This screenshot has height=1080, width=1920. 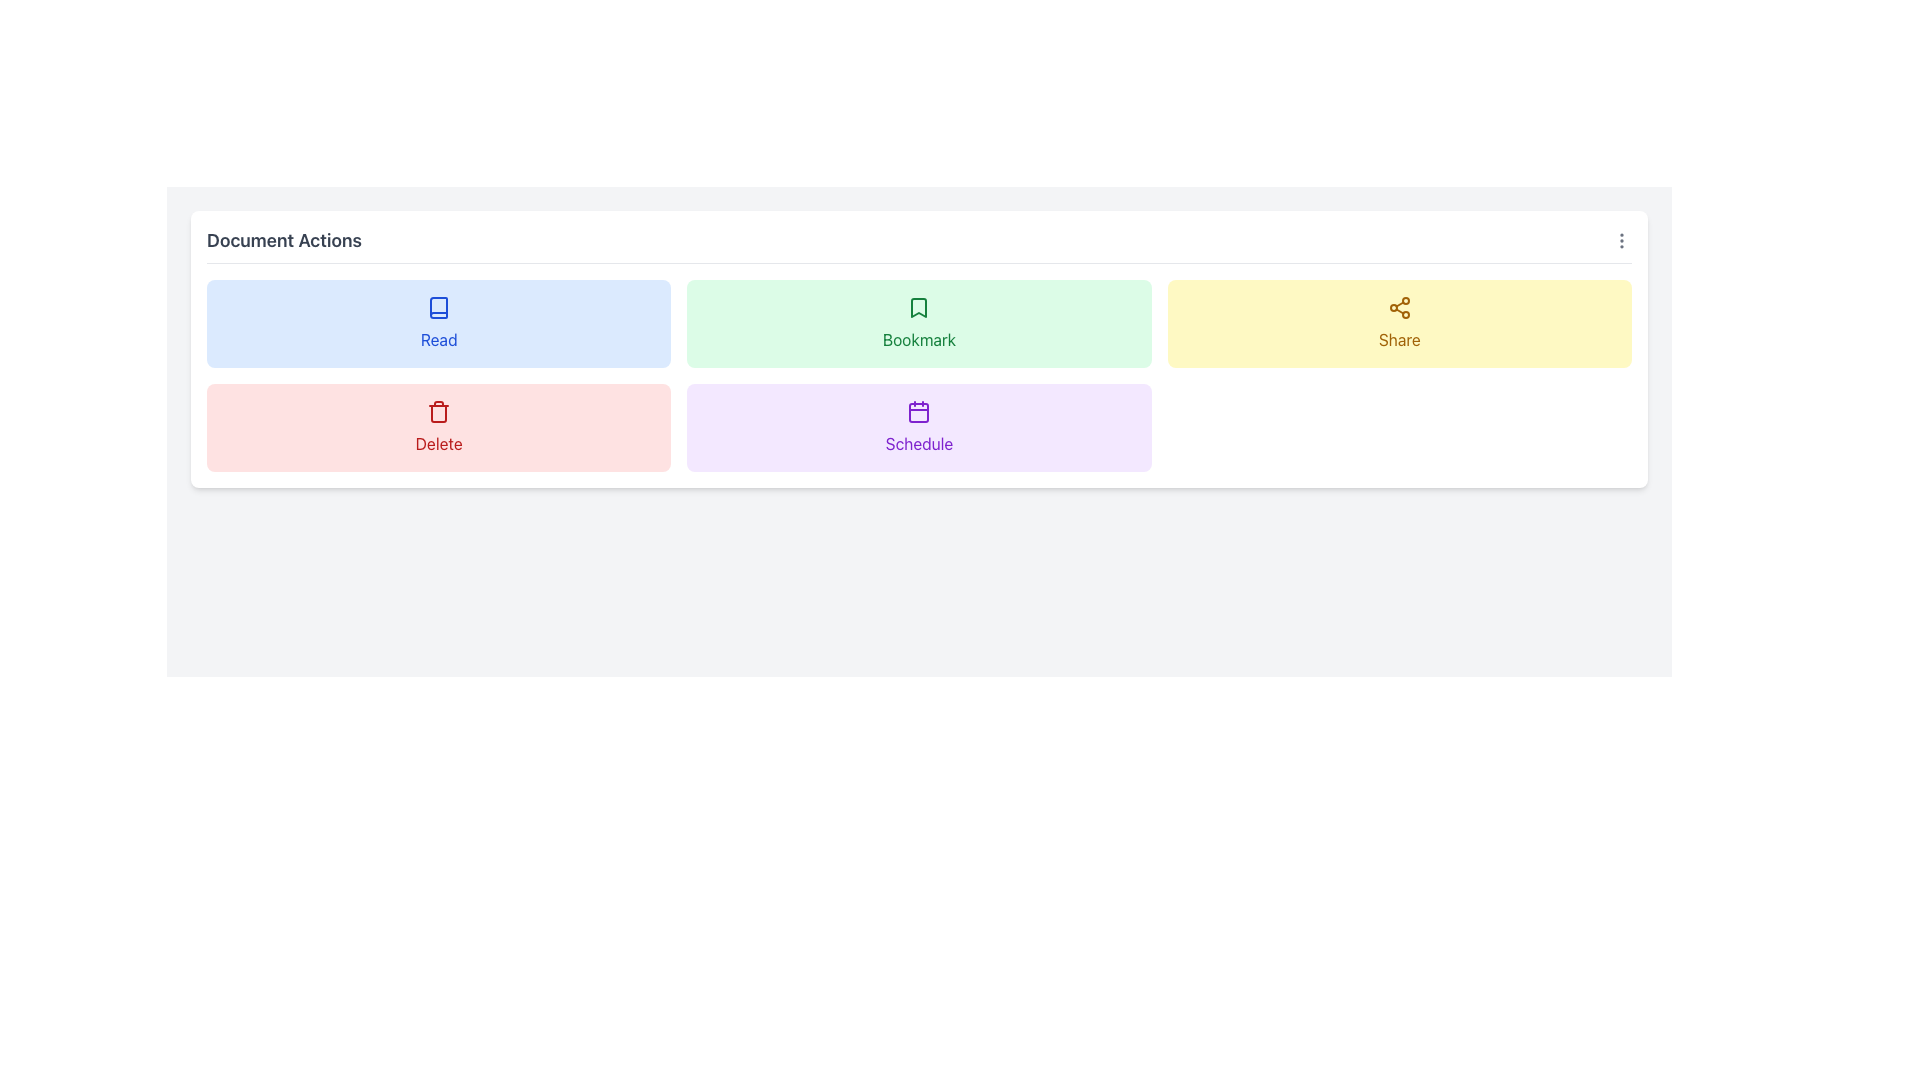 I want to click on the 'Read' icon located in the first card of the 'Document Actions' section, so click(x=438, y=308).